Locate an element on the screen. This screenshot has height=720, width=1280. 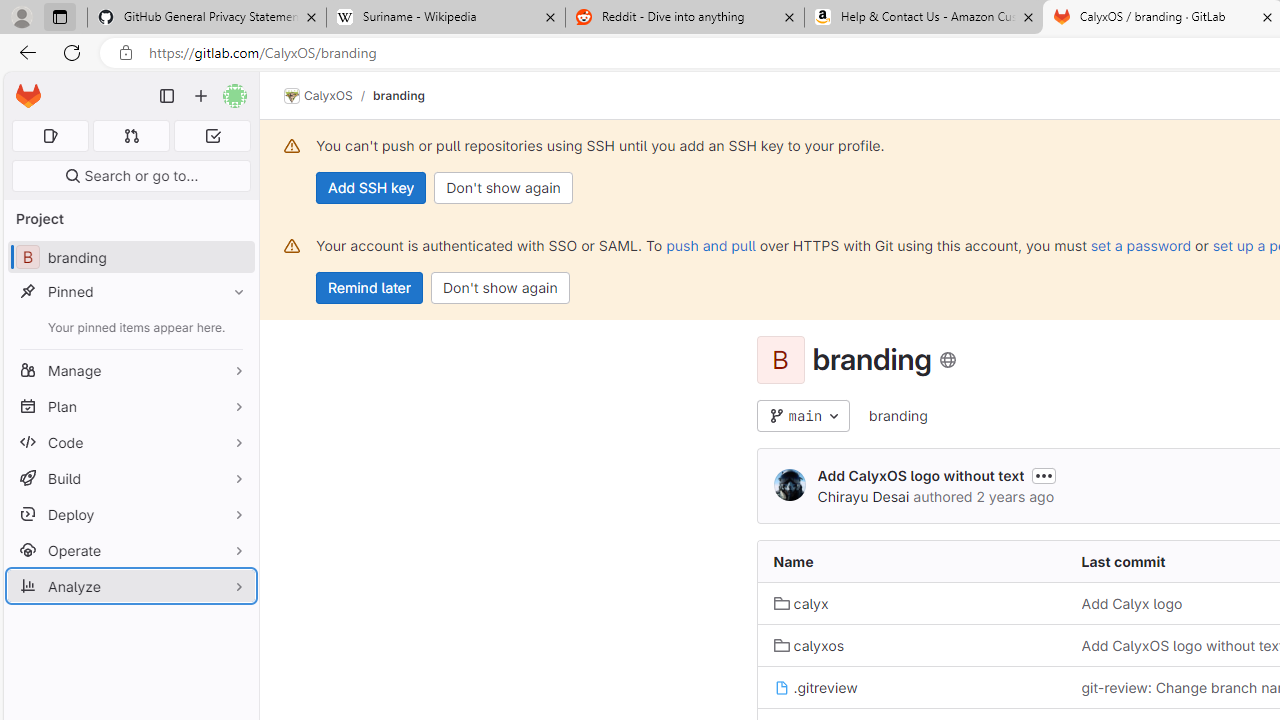
'calyx' is located at coordinates (801, 602).